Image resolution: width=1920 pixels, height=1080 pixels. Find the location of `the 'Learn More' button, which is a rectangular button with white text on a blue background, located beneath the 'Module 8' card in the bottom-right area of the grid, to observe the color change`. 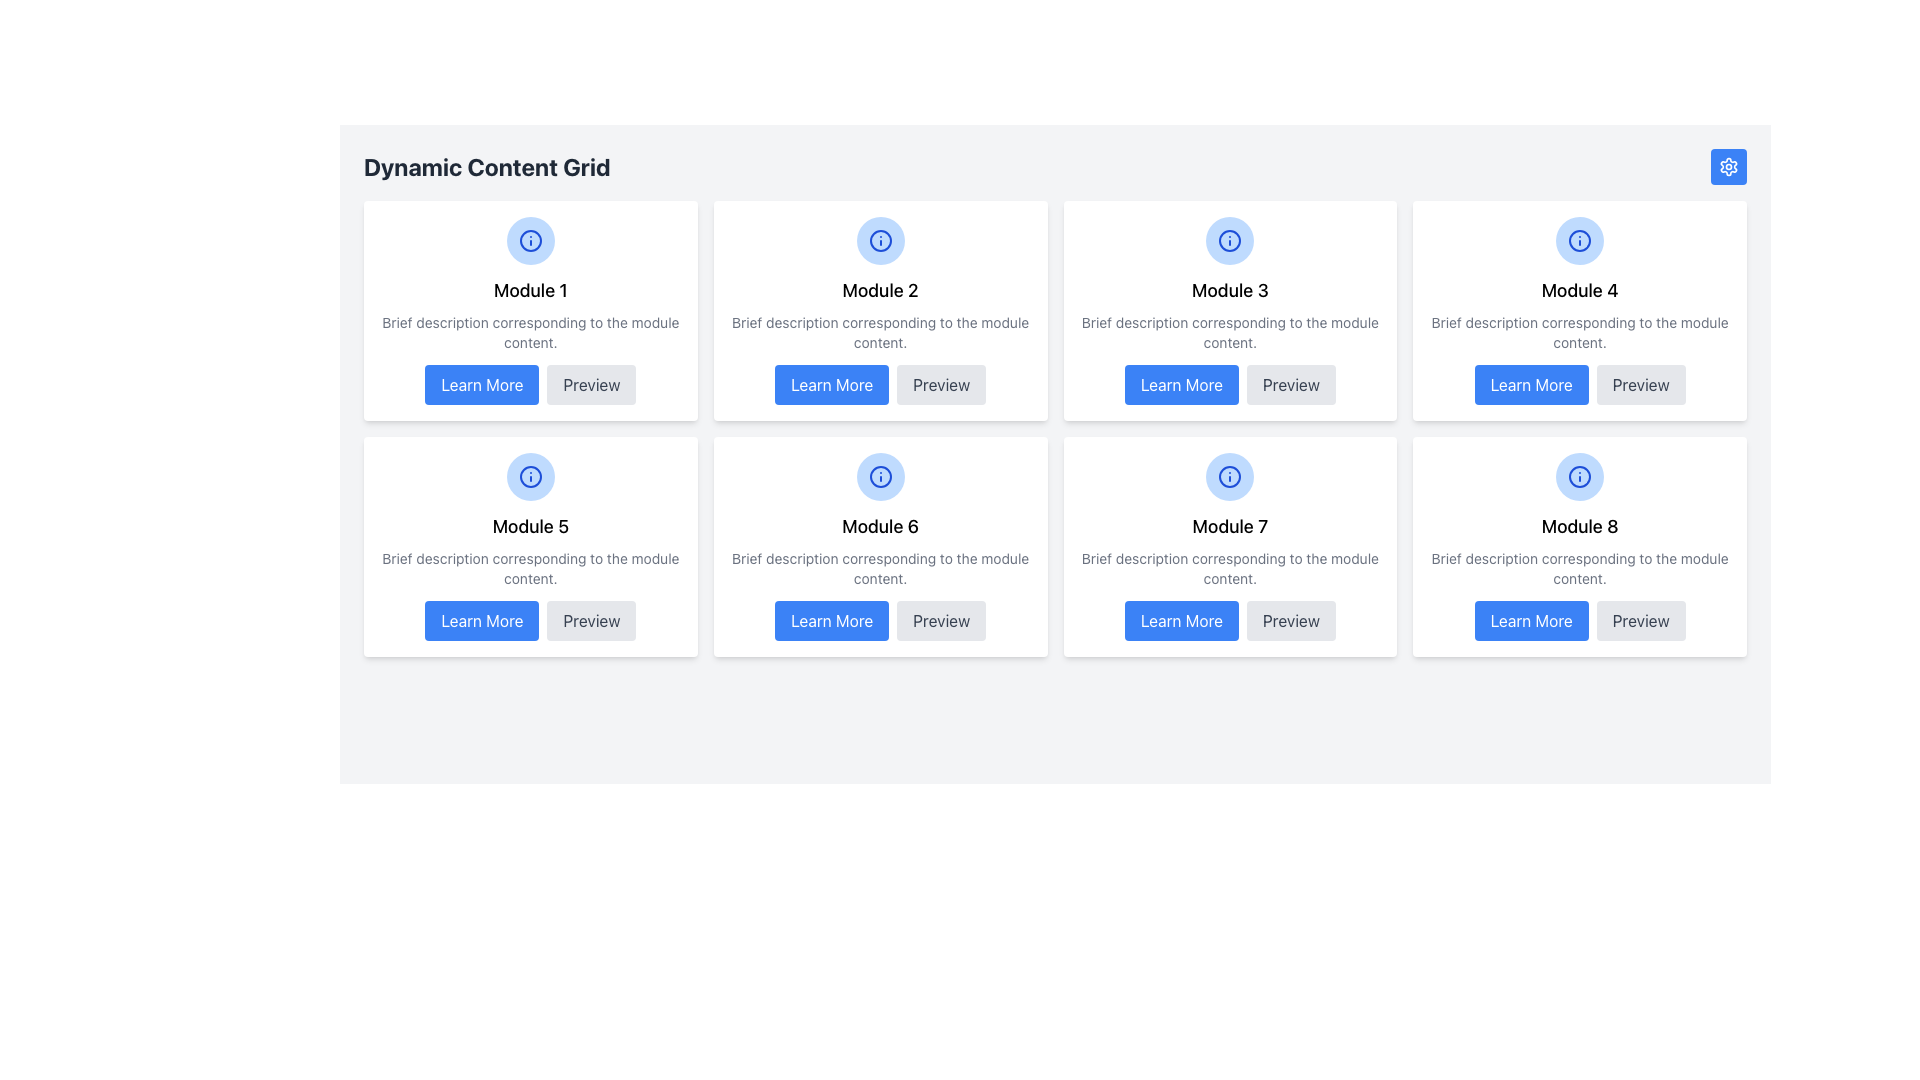

the 'Learn More' button, which is a rectangular button with white text on a blue background, located beneath the 'Module 8' card in the bottom-right area of the grid, to observe the color change is located at coordinates (1530, 620).